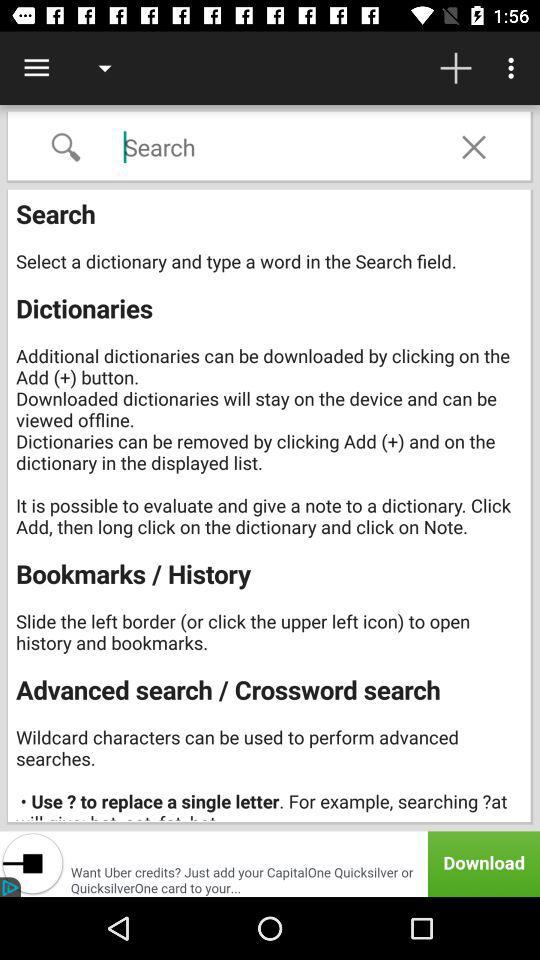  I want to click on the search icon, so click(65, 146).